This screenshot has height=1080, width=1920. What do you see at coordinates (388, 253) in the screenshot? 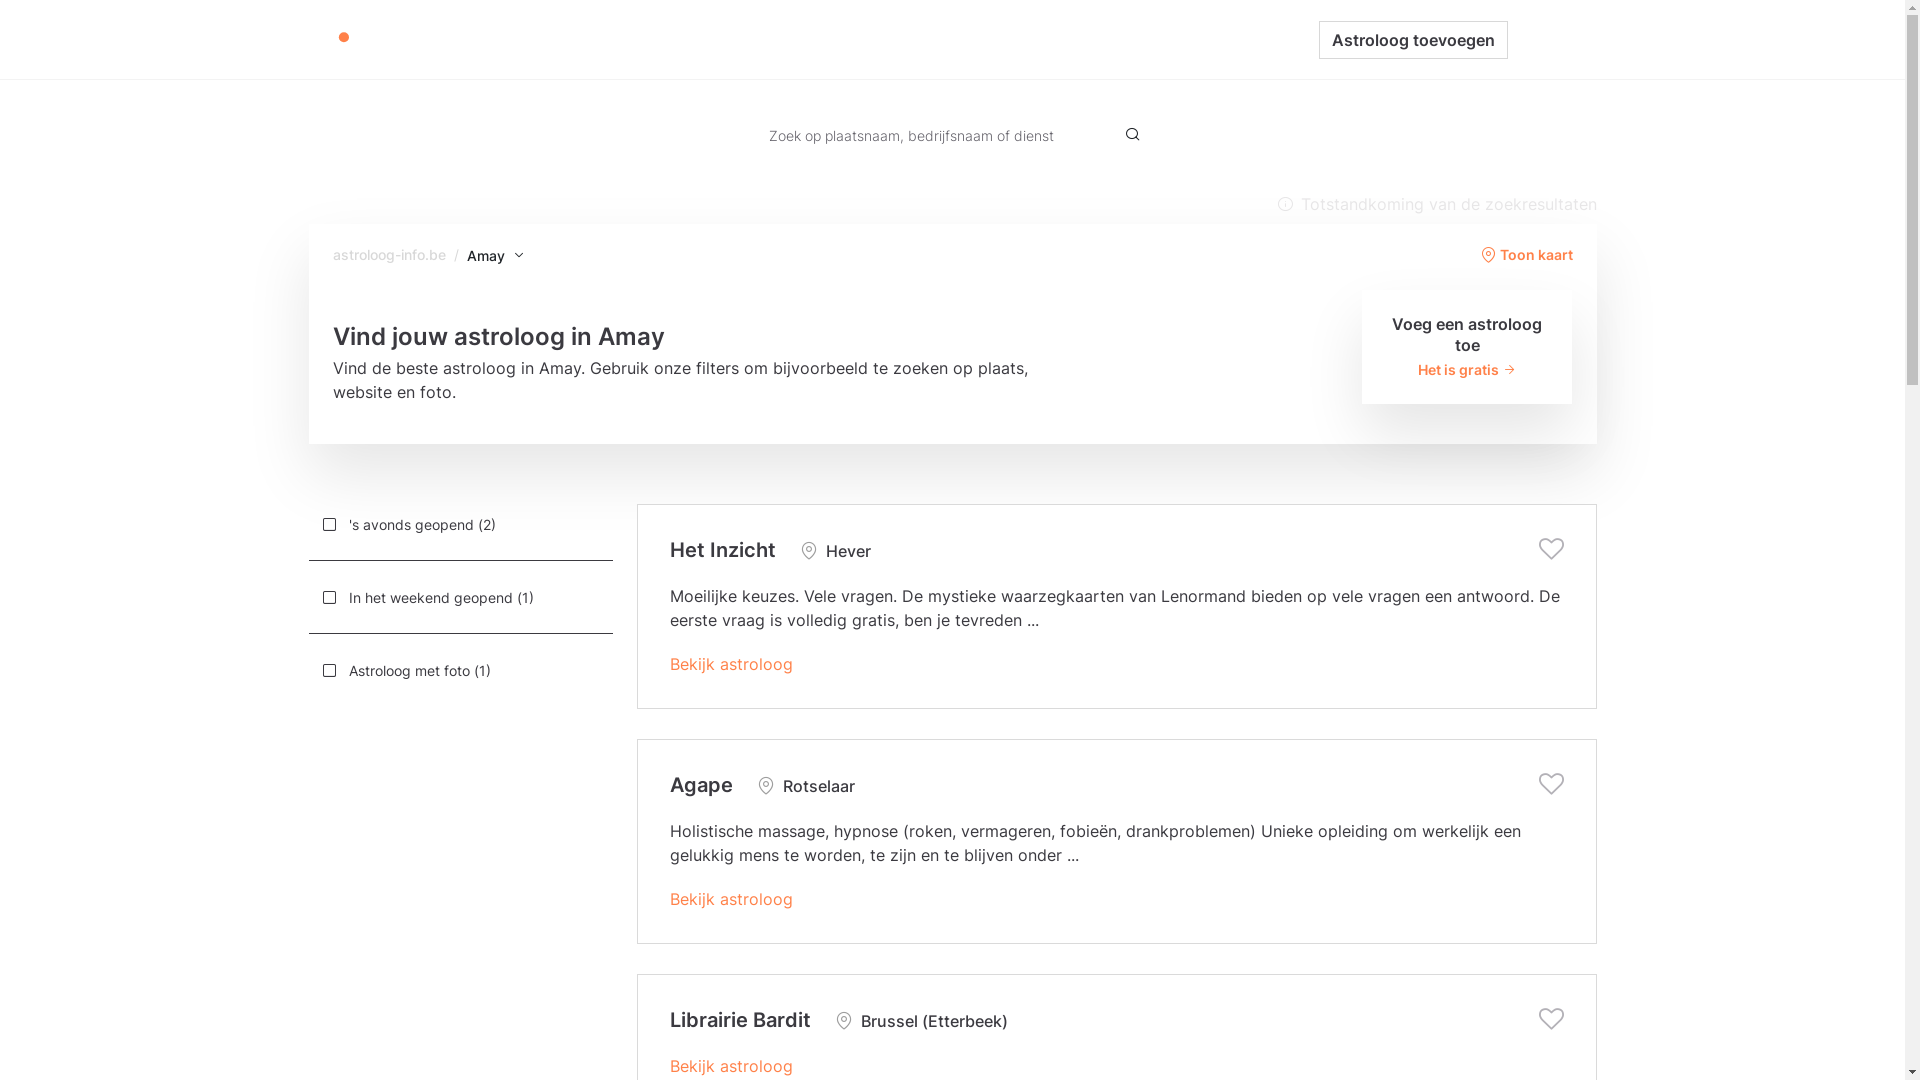
I see `'astroloog-info.be'` at bounding box center [388, 253].